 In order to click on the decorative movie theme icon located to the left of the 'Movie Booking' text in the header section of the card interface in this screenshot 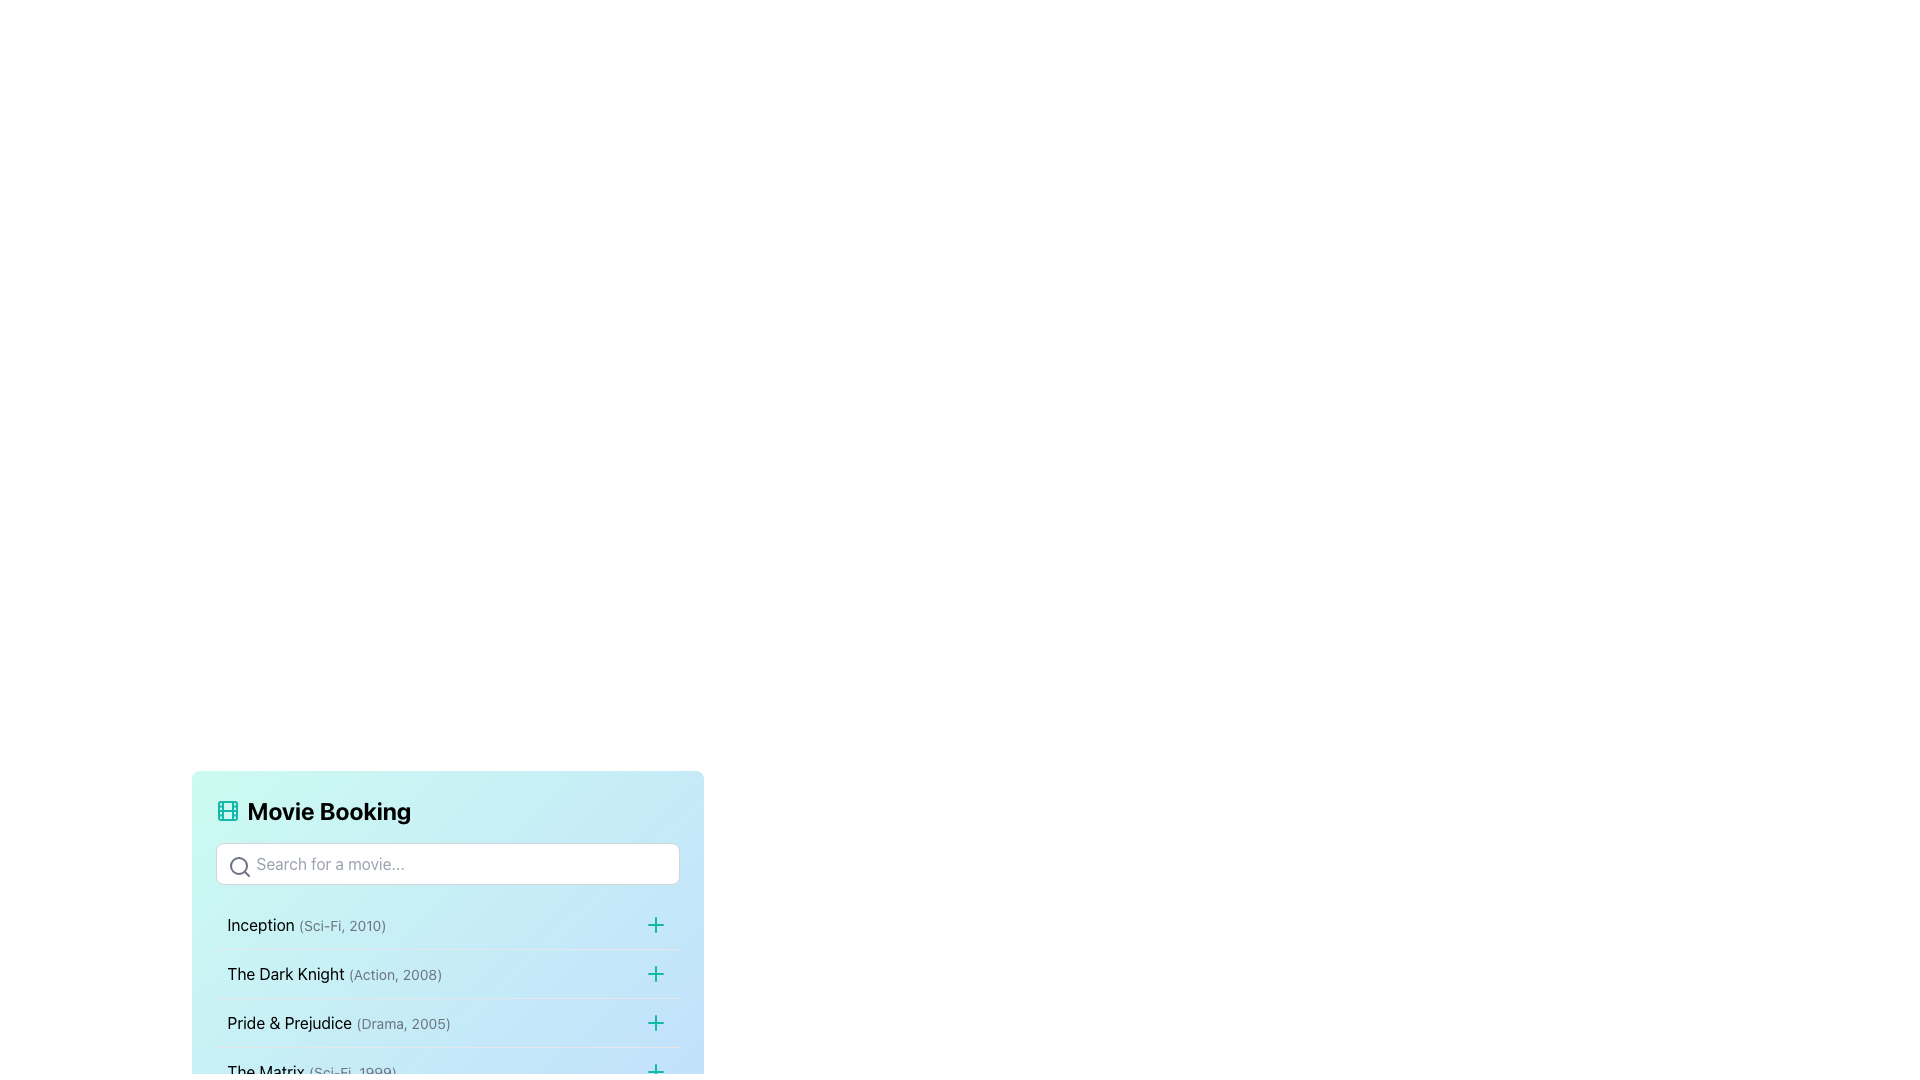, I will do `click(227, 810)`.